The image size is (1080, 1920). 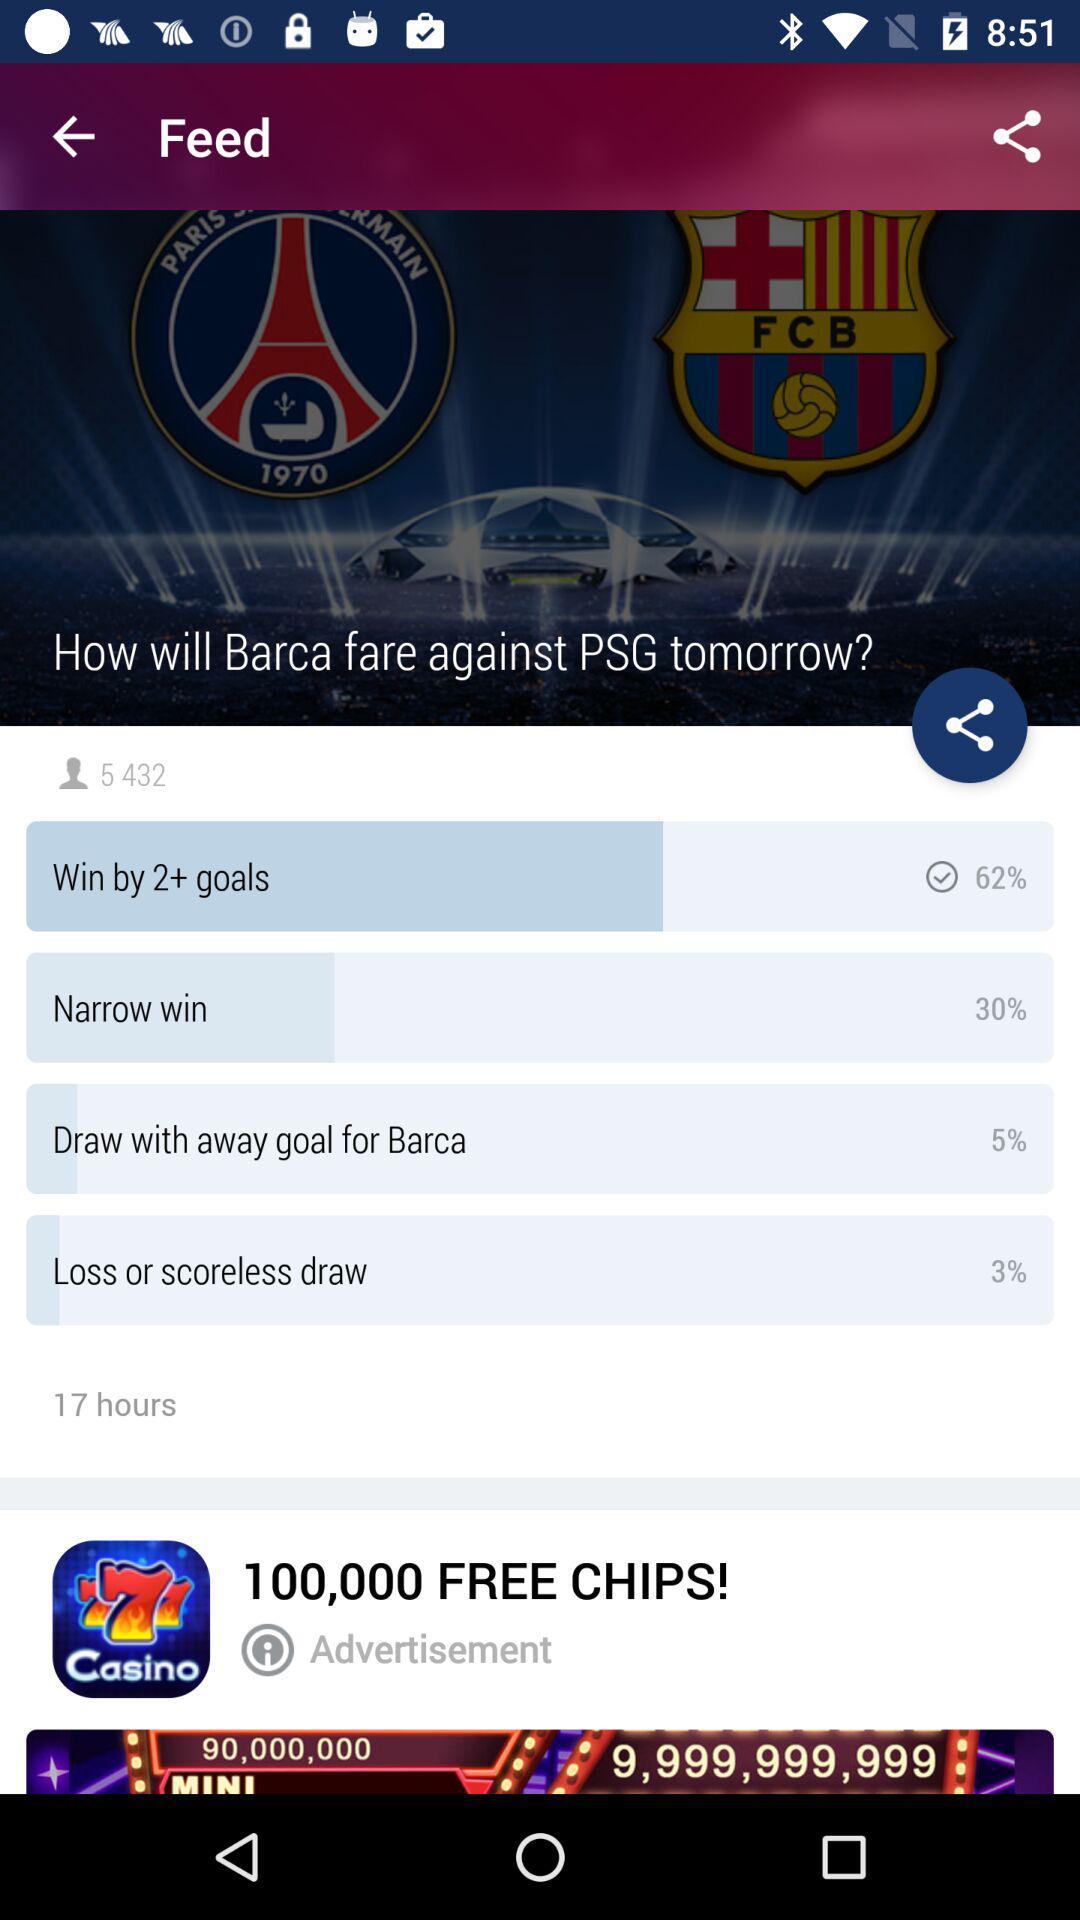 What do you see at coordinates (1017, 135) in the screenshot?
I see `share opinion button` at bounding box center [1017, 135].